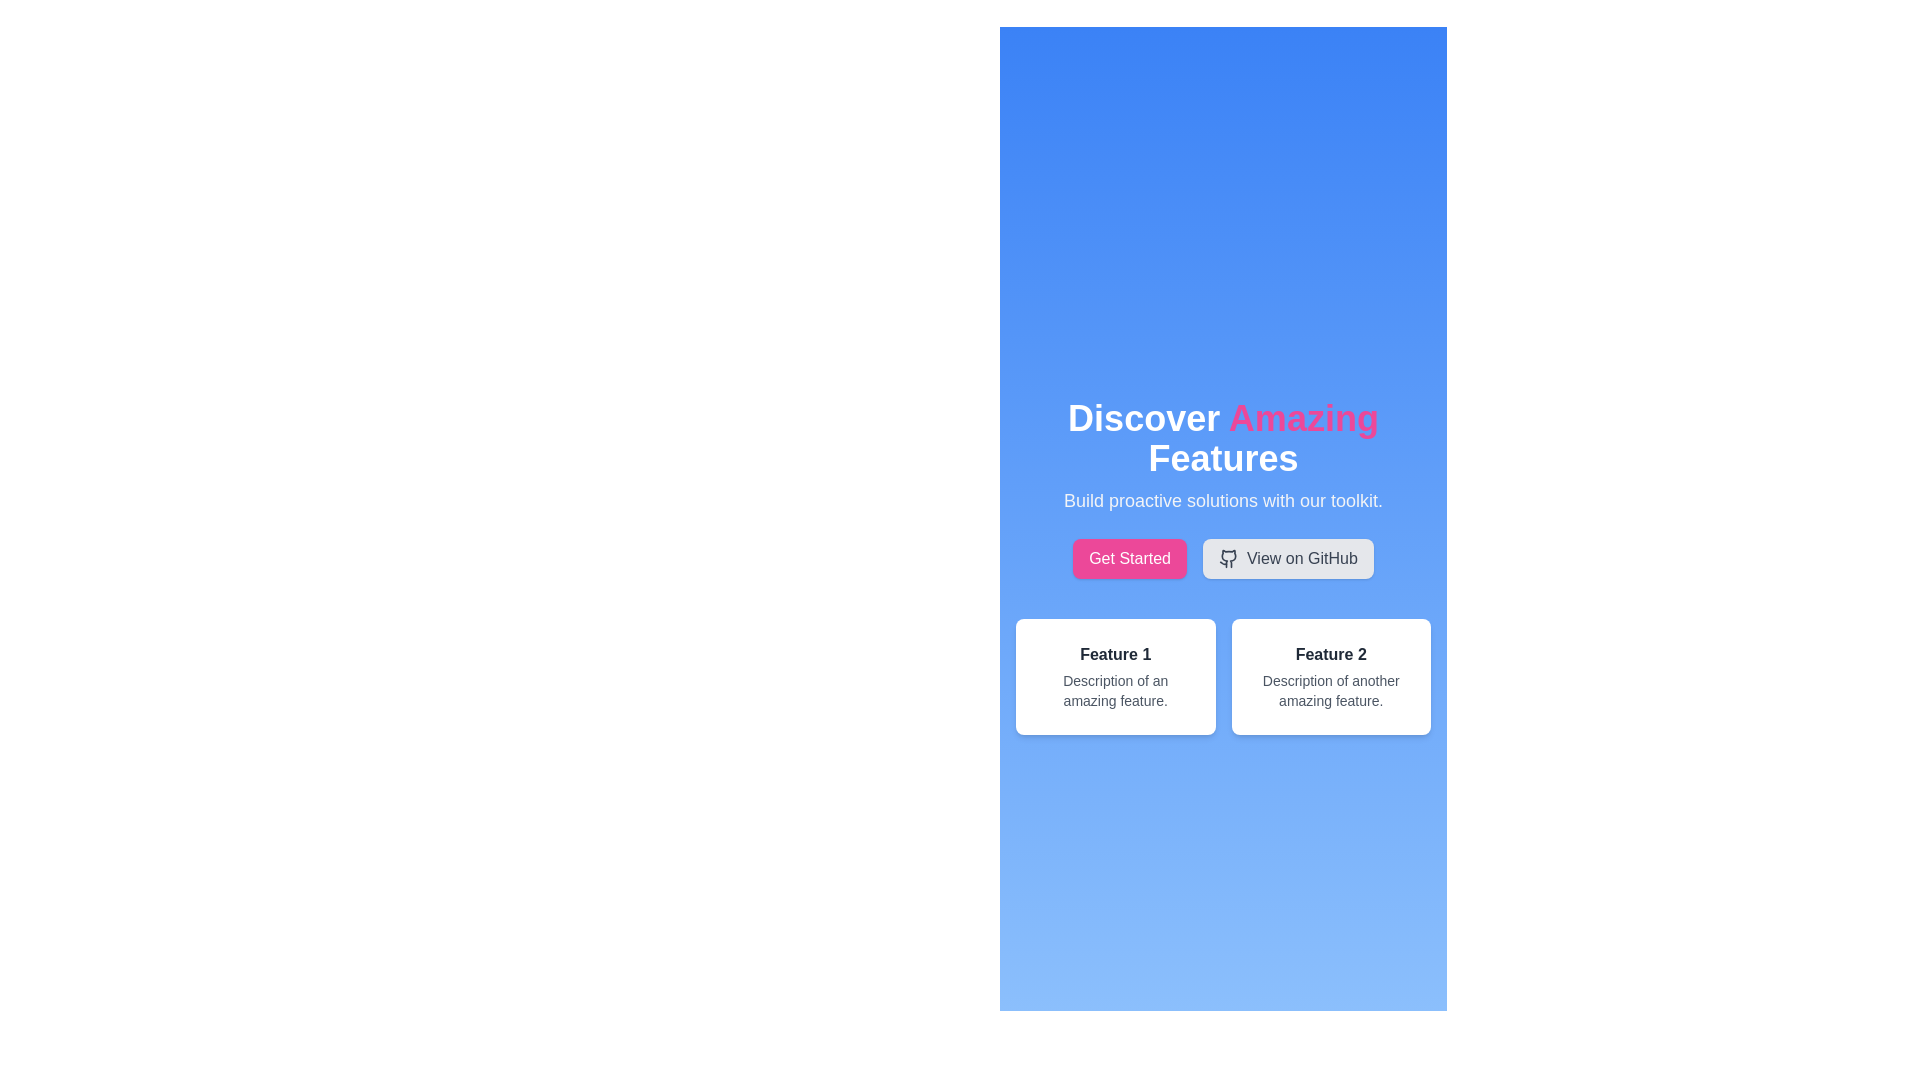 The image size is (1920, 1080). I want to click on the text block that displays the prominent title and subtitle at the top of the interface, which introduces the user to the application's features and functionalities, so click(1222, 456).